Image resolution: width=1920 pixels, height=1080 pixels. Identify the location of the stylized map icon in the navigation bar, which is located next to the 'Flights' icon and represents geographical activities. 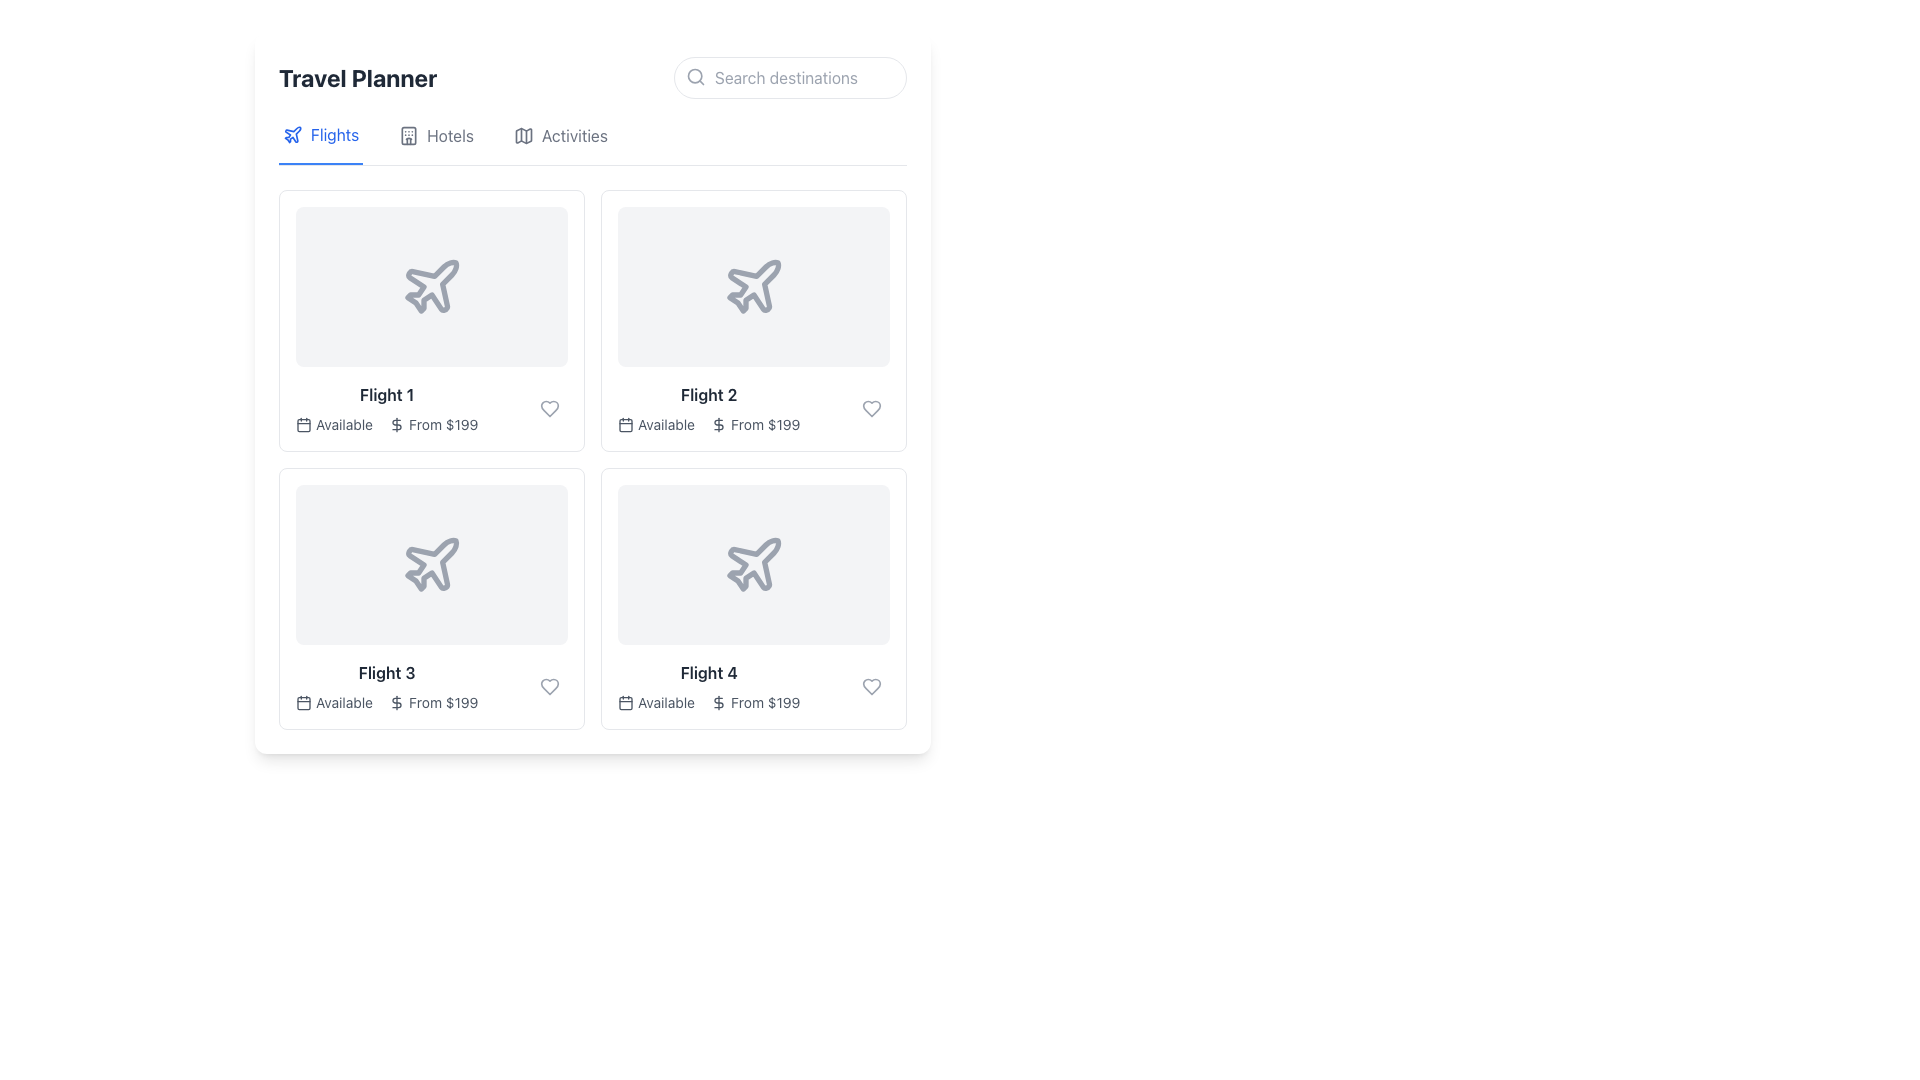
(523, 135).